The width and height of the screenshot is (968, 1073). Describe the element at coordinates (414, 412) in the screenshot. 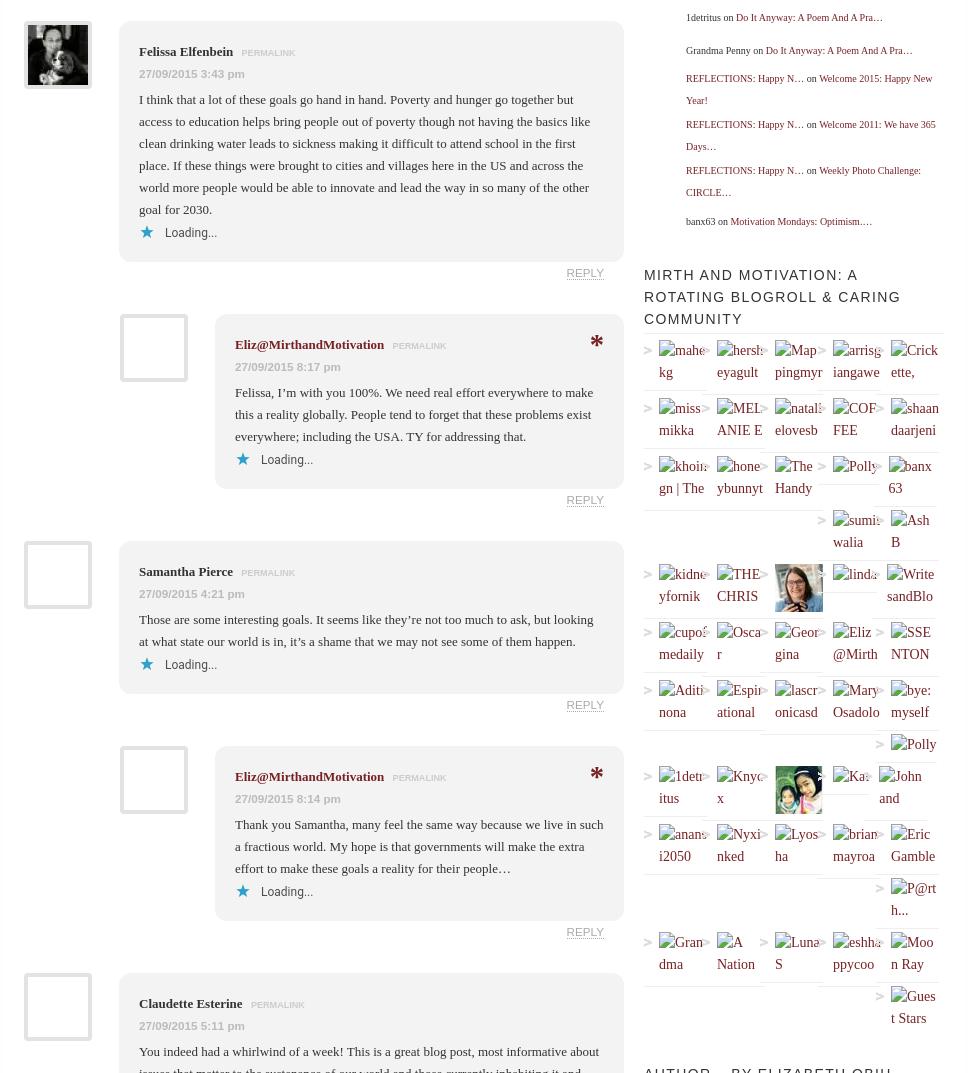

I see `'Felissa, I’m with you 100%. We need real effort everywhere to make this a reality globally. People tend to forget that these problems exist everywhere; including the USA. TY for addressing that.'` at that location.